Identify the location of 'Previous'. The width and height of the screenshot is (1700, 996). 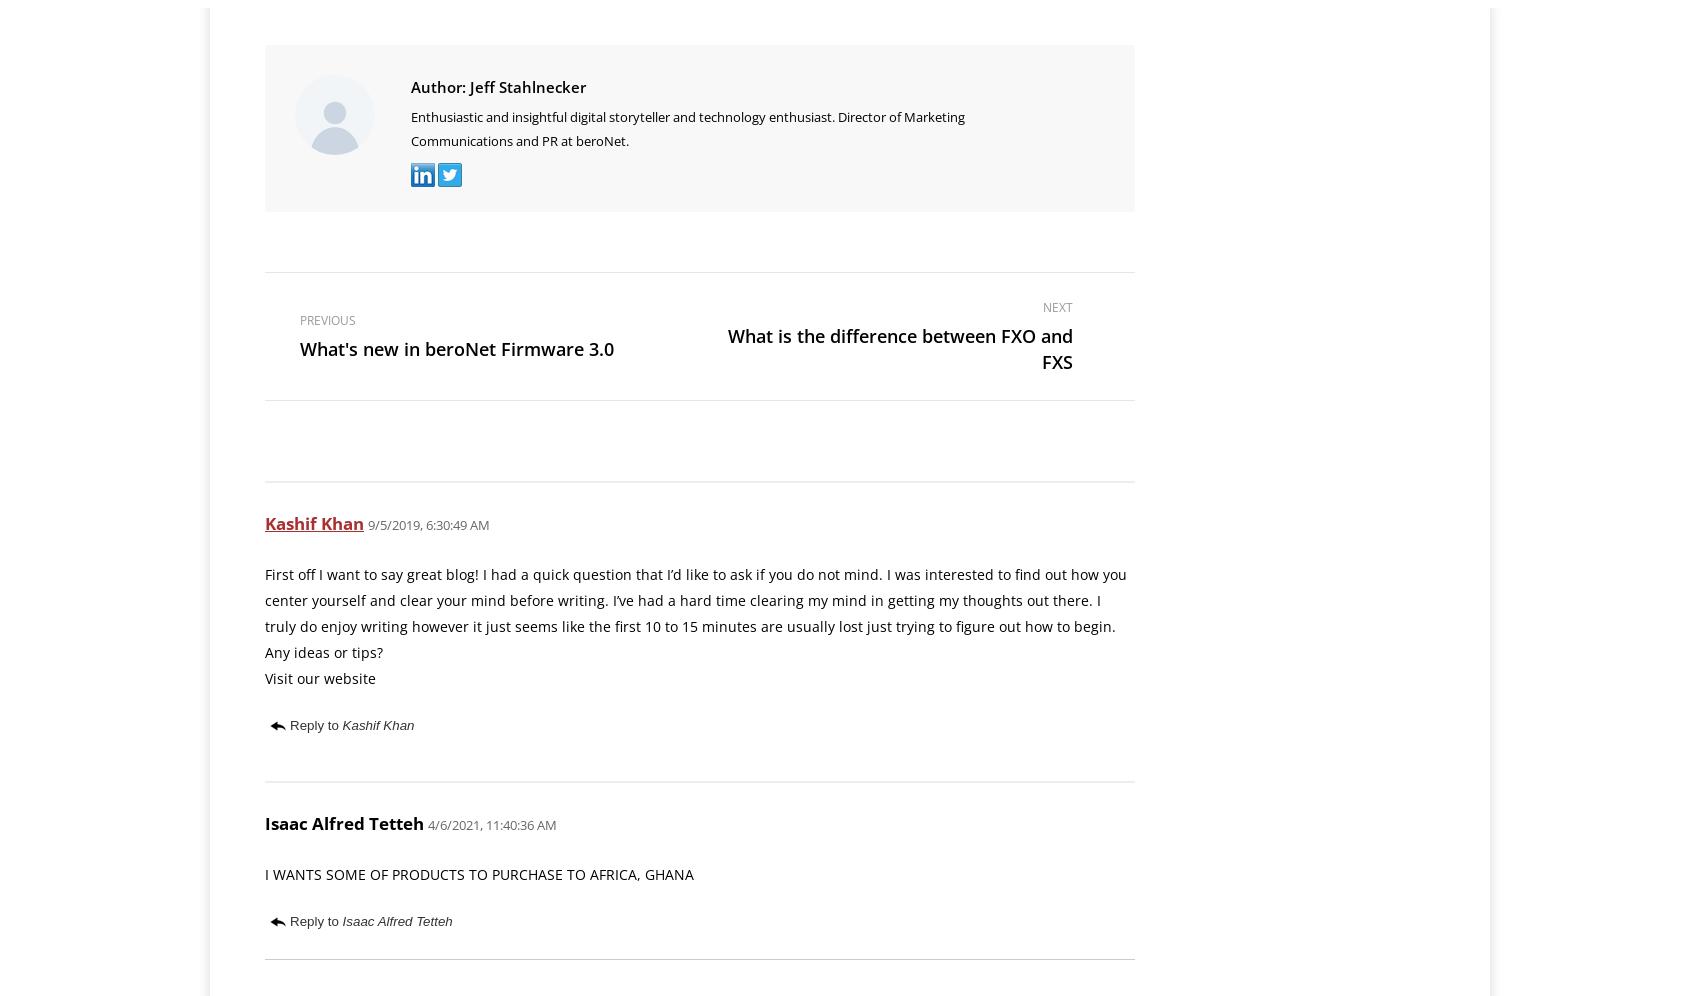
(326, 319).